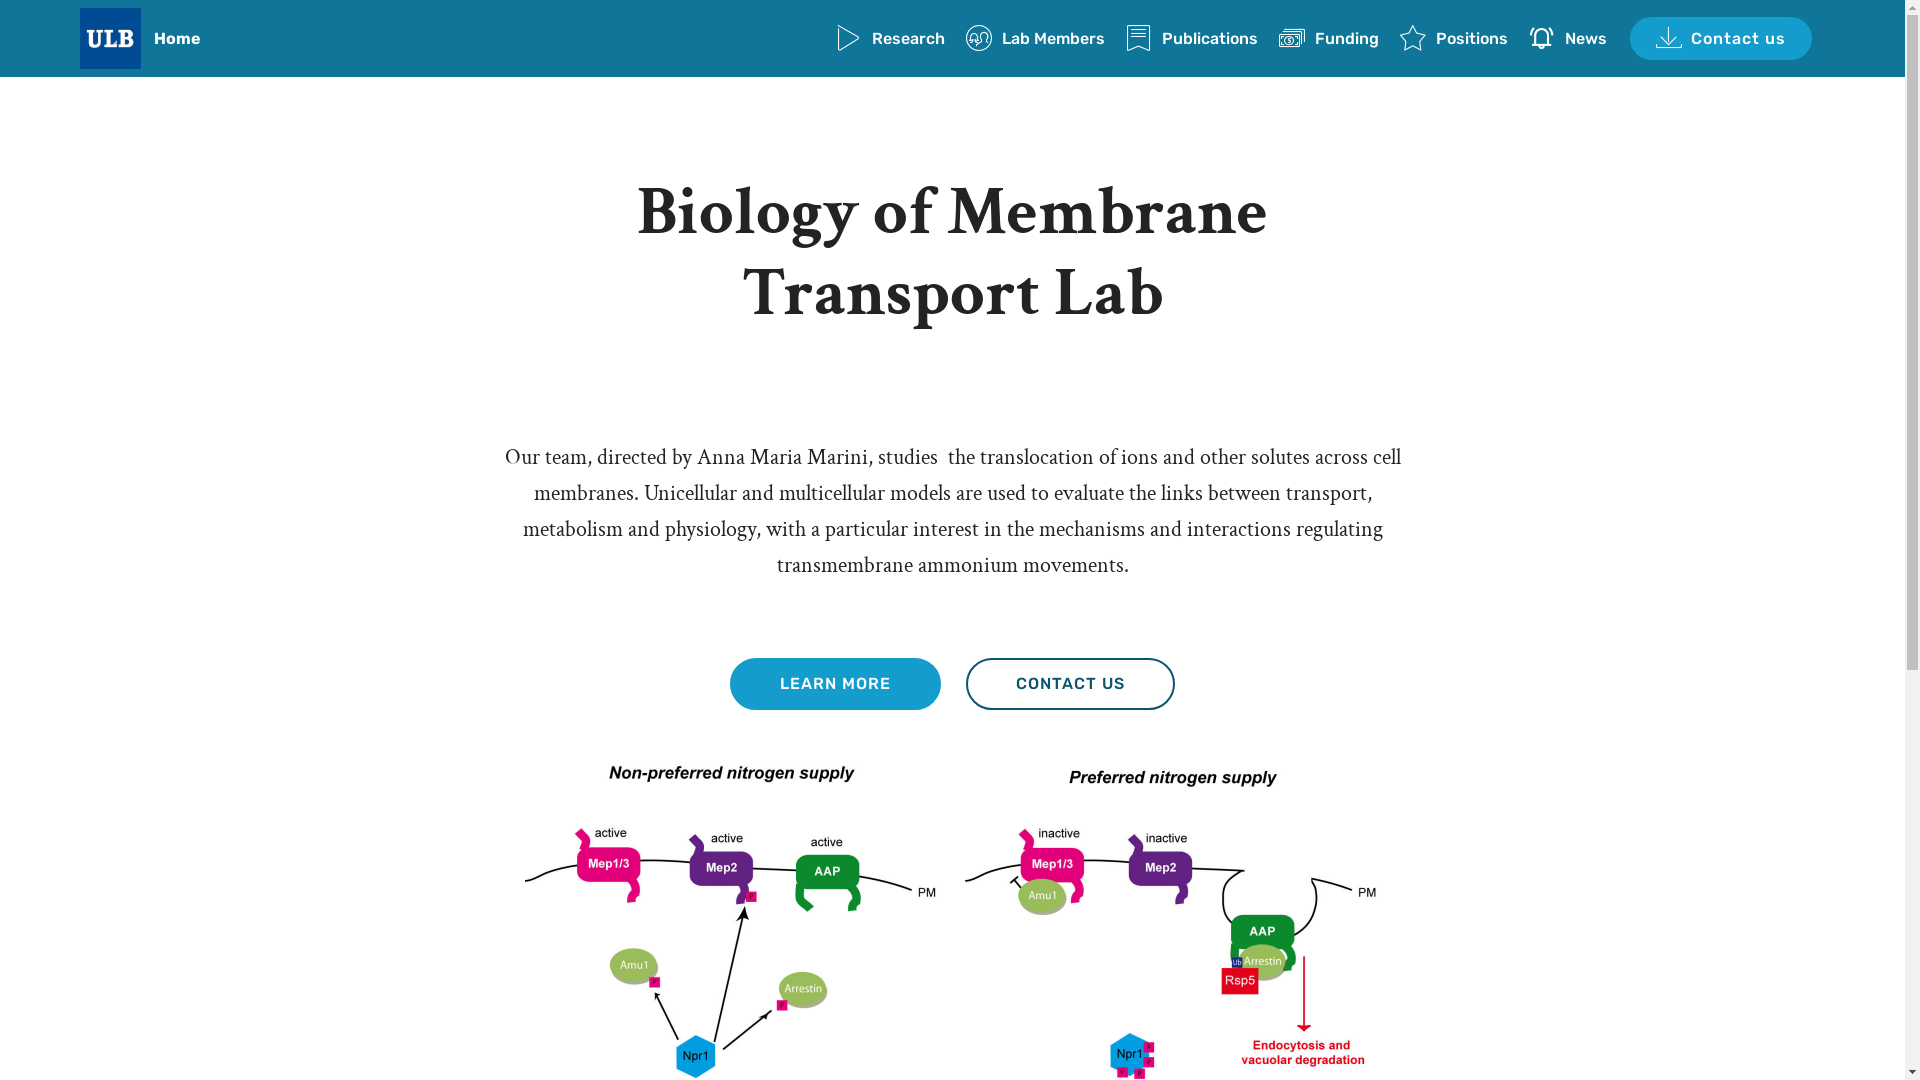 Image resolution: width=1920 pixels, height=1080 pixels. Describe the element at coordinates (1720, 38) in the screenshot. I see `'Contact us'` at that location.